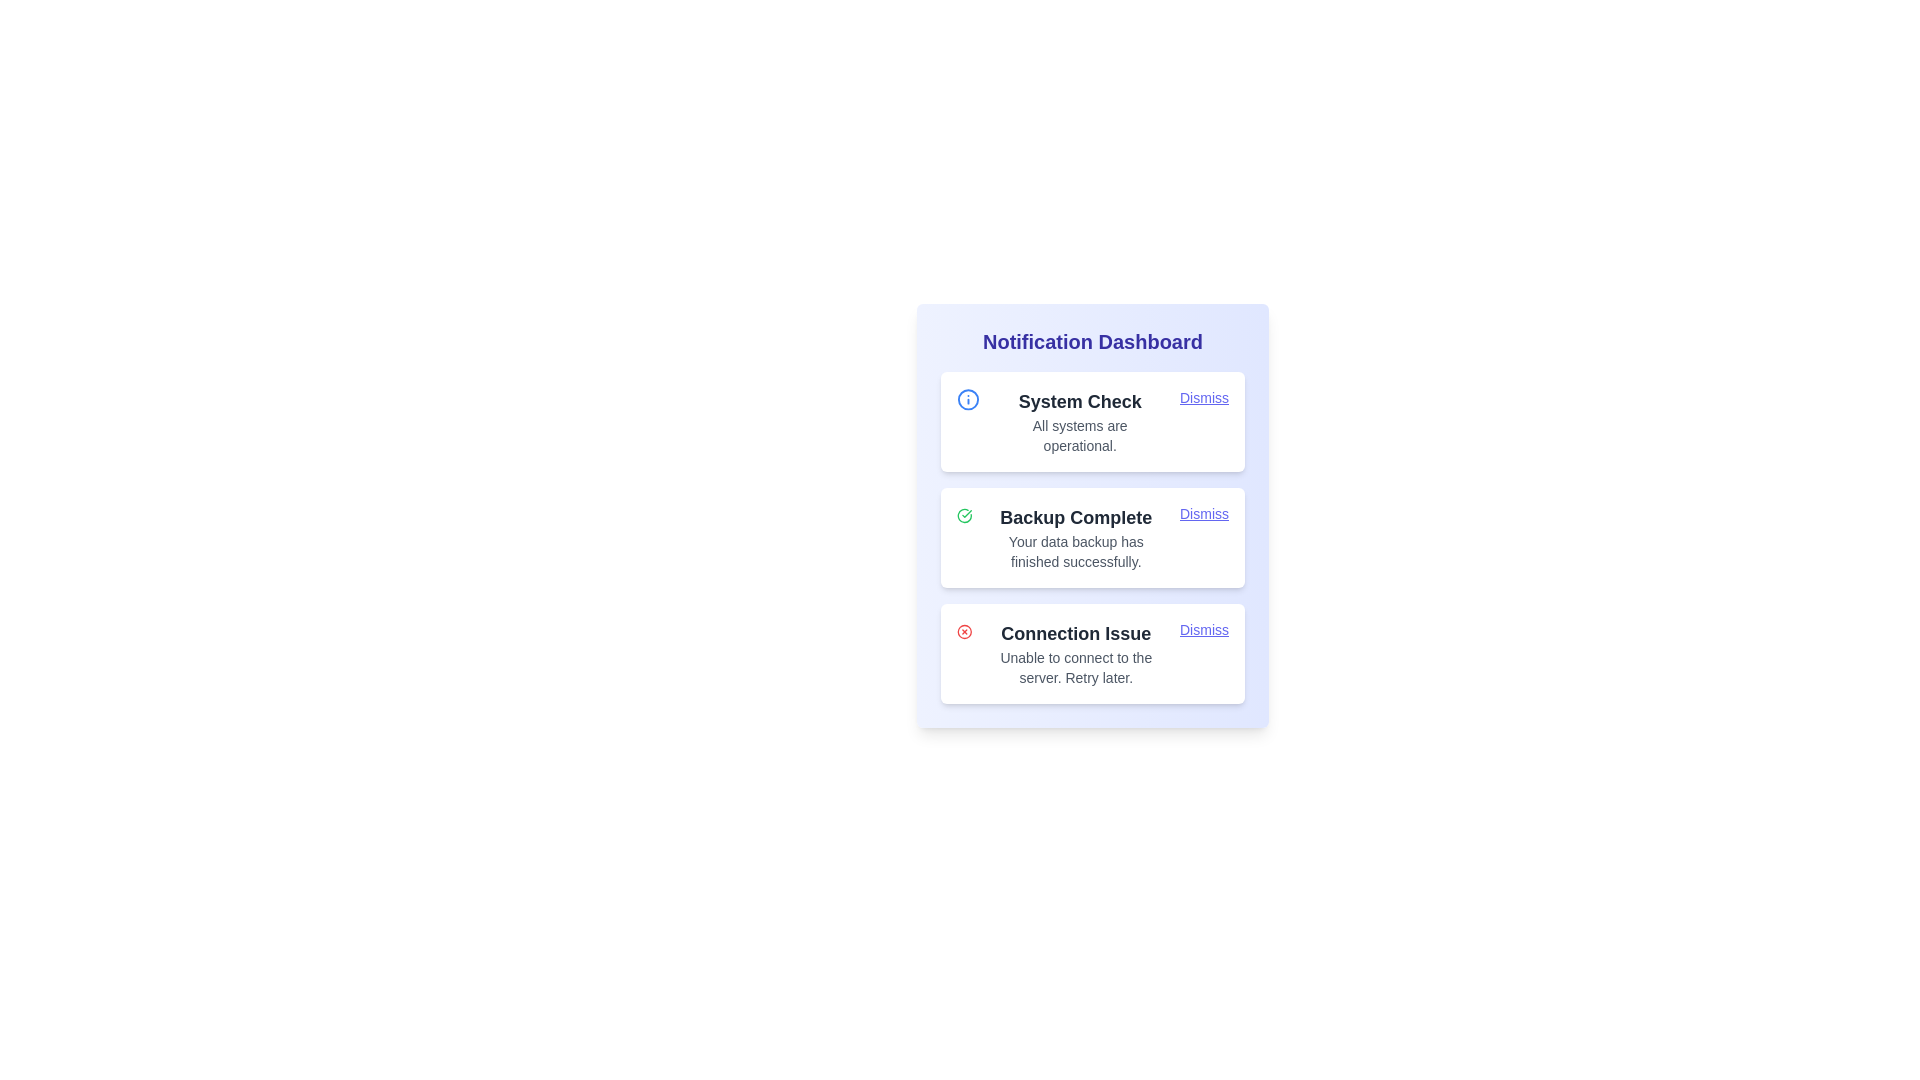 The width and height of the screenshot is (1920, 1080). What do you see at coordinates (1075, 516) in the screenshot?
I see `the text label displaying 'Backup Complete' in bold, large-sized font, located in the middle notification of the 'Notification Dashboard'` at bounding box center [1075, 516].